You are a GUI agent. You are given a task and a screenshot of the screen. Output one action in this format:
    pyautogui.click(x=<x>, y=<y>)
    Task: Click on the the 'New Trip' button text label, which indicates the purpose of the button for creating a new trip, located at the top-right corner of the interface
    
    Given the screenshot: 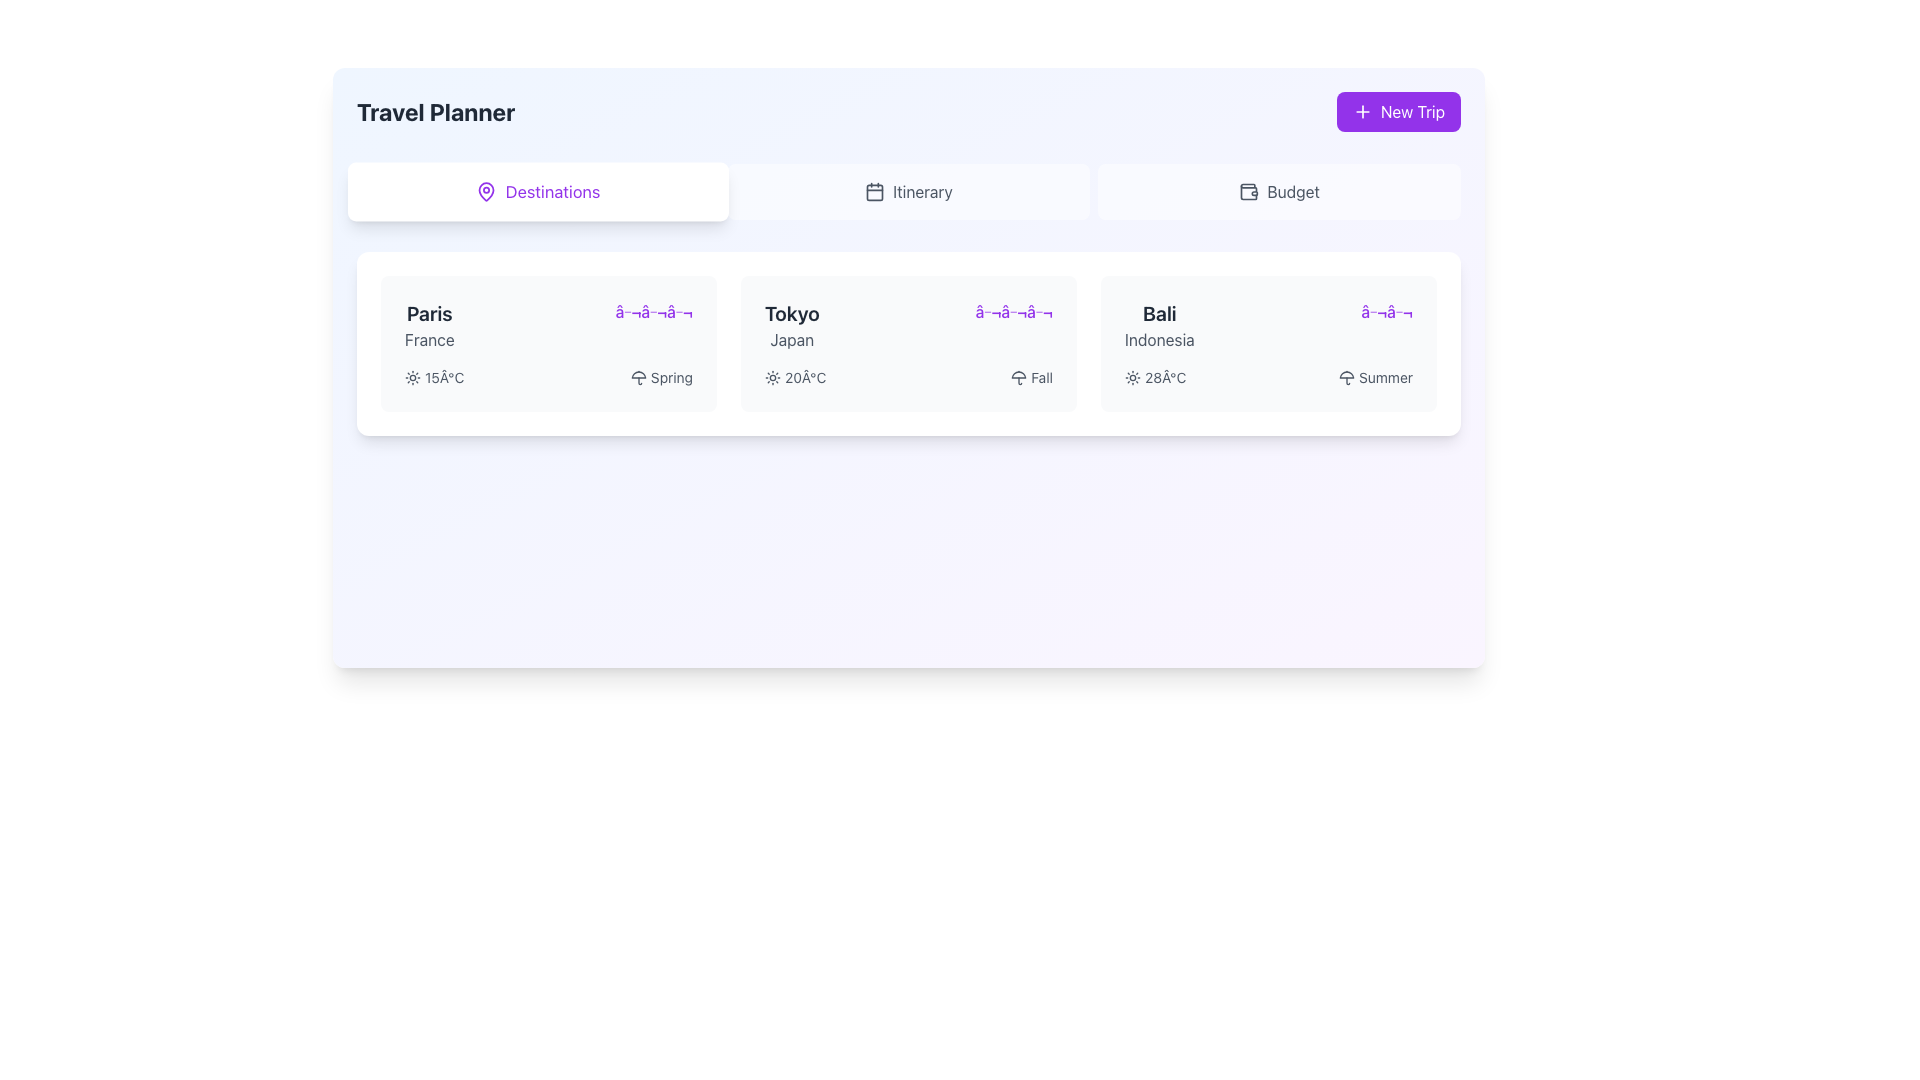 What is the action you would take?
    pyautogui.click(x=1411, y=111)
    